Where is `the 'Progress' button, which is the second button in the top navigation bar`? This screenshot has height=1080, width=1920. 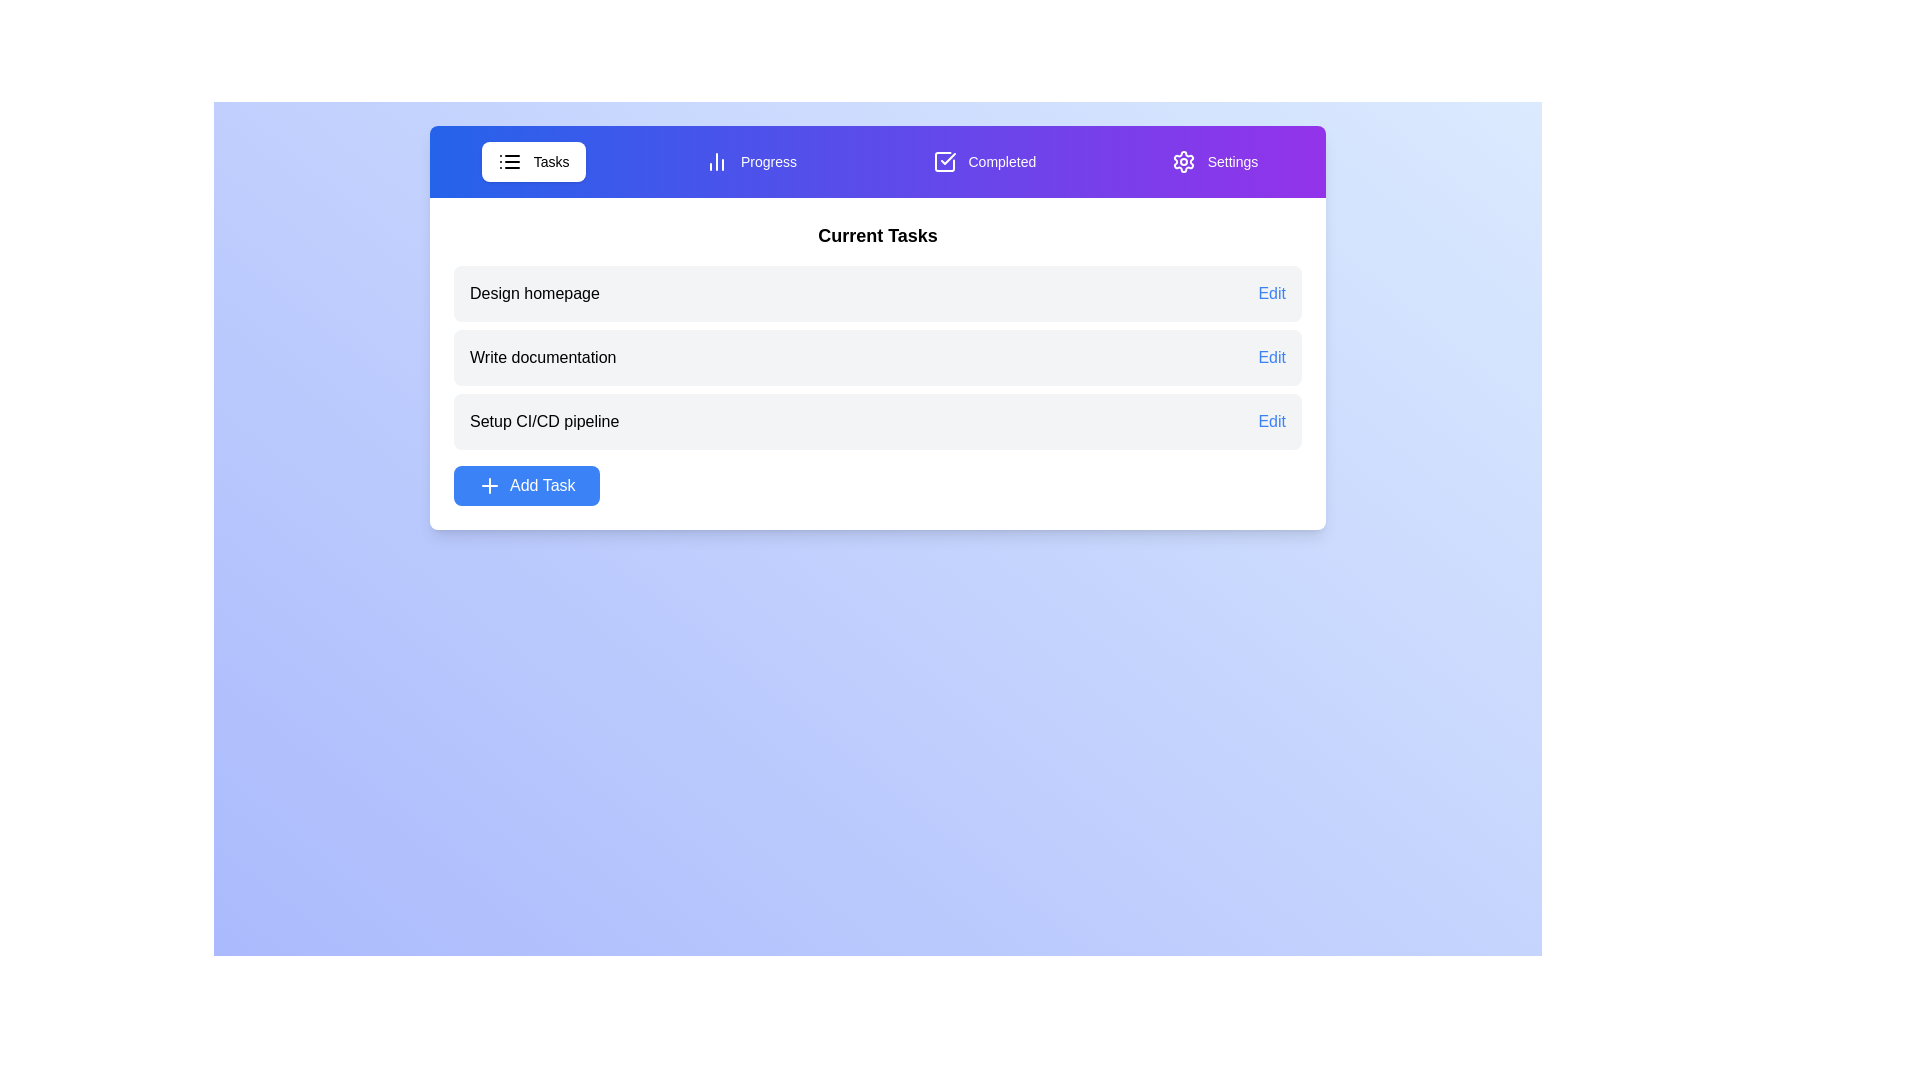
the 'Progress' button, which is the second button in the top navigation bar is located at coordinates (750, 161).